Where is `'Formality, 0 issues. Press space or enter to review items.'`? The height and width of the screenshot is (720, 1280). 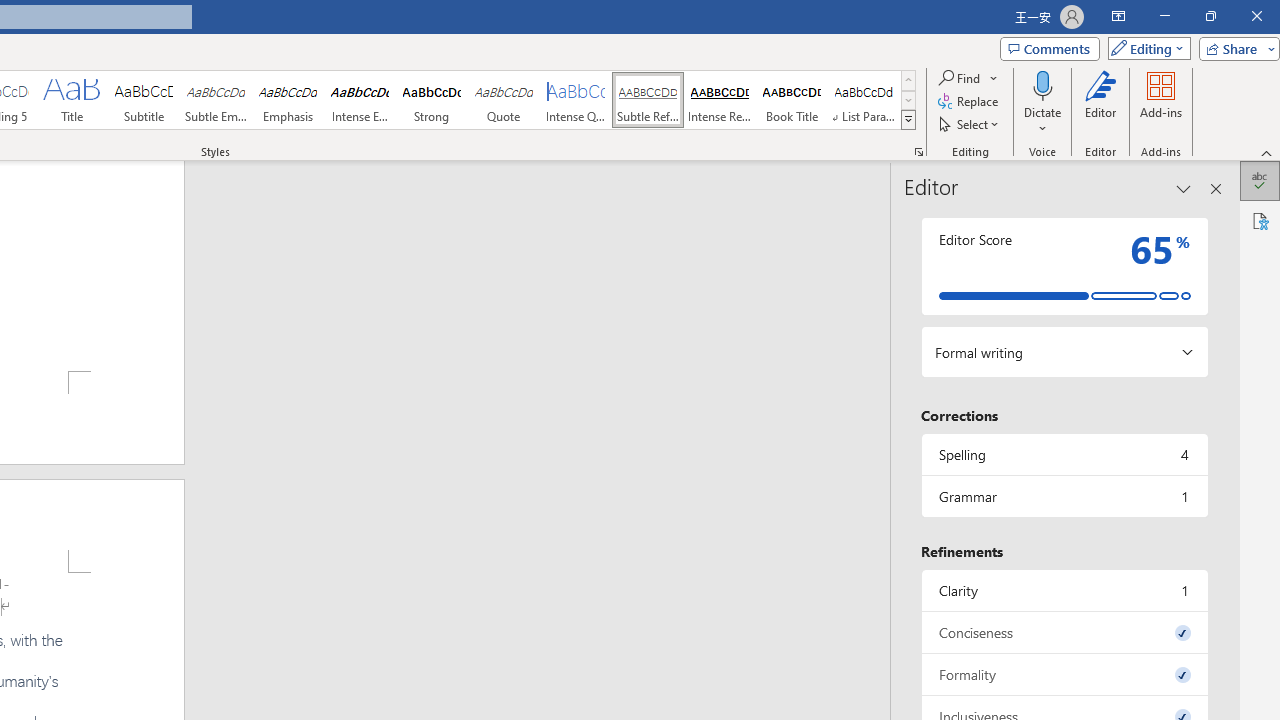 'Formality, 0 issues. Press space or enter to review items.' is located at coordinates (1063, 674).